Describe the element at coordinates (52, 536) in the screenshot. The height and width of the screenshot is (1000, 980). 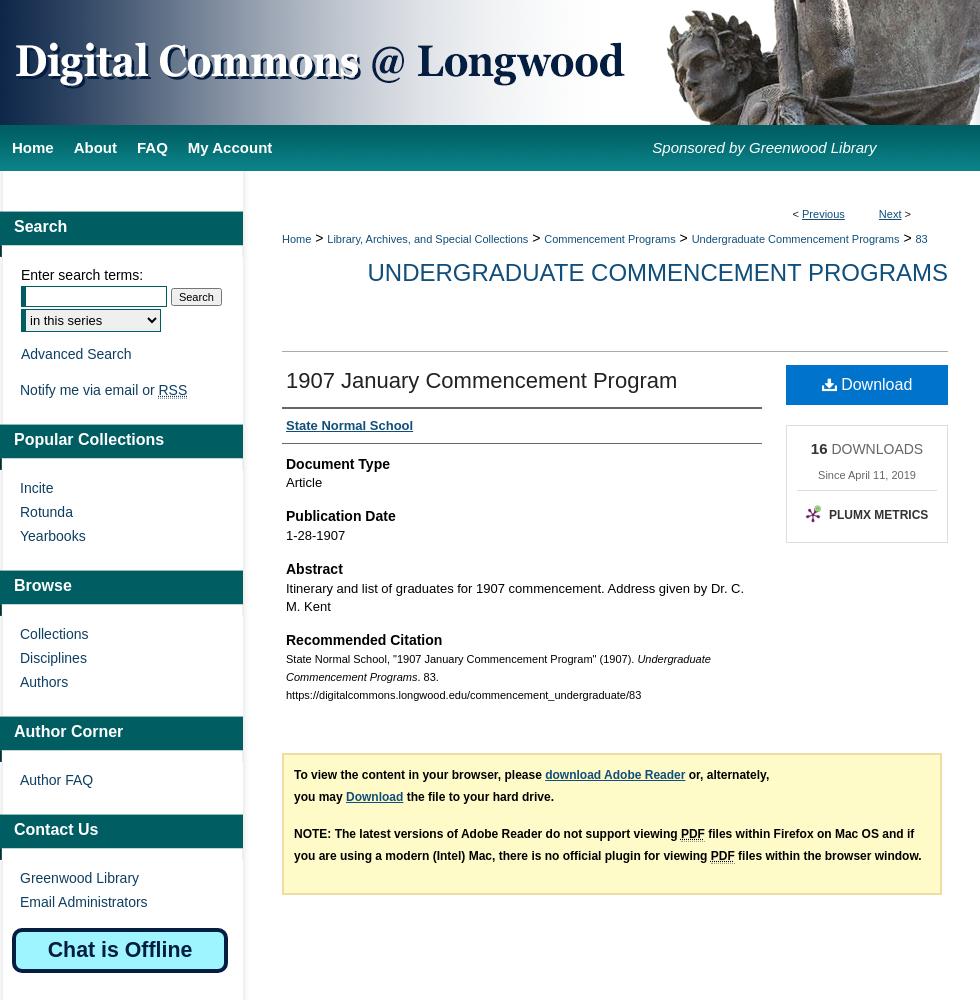
I see `'Yearbooks'` at that location.